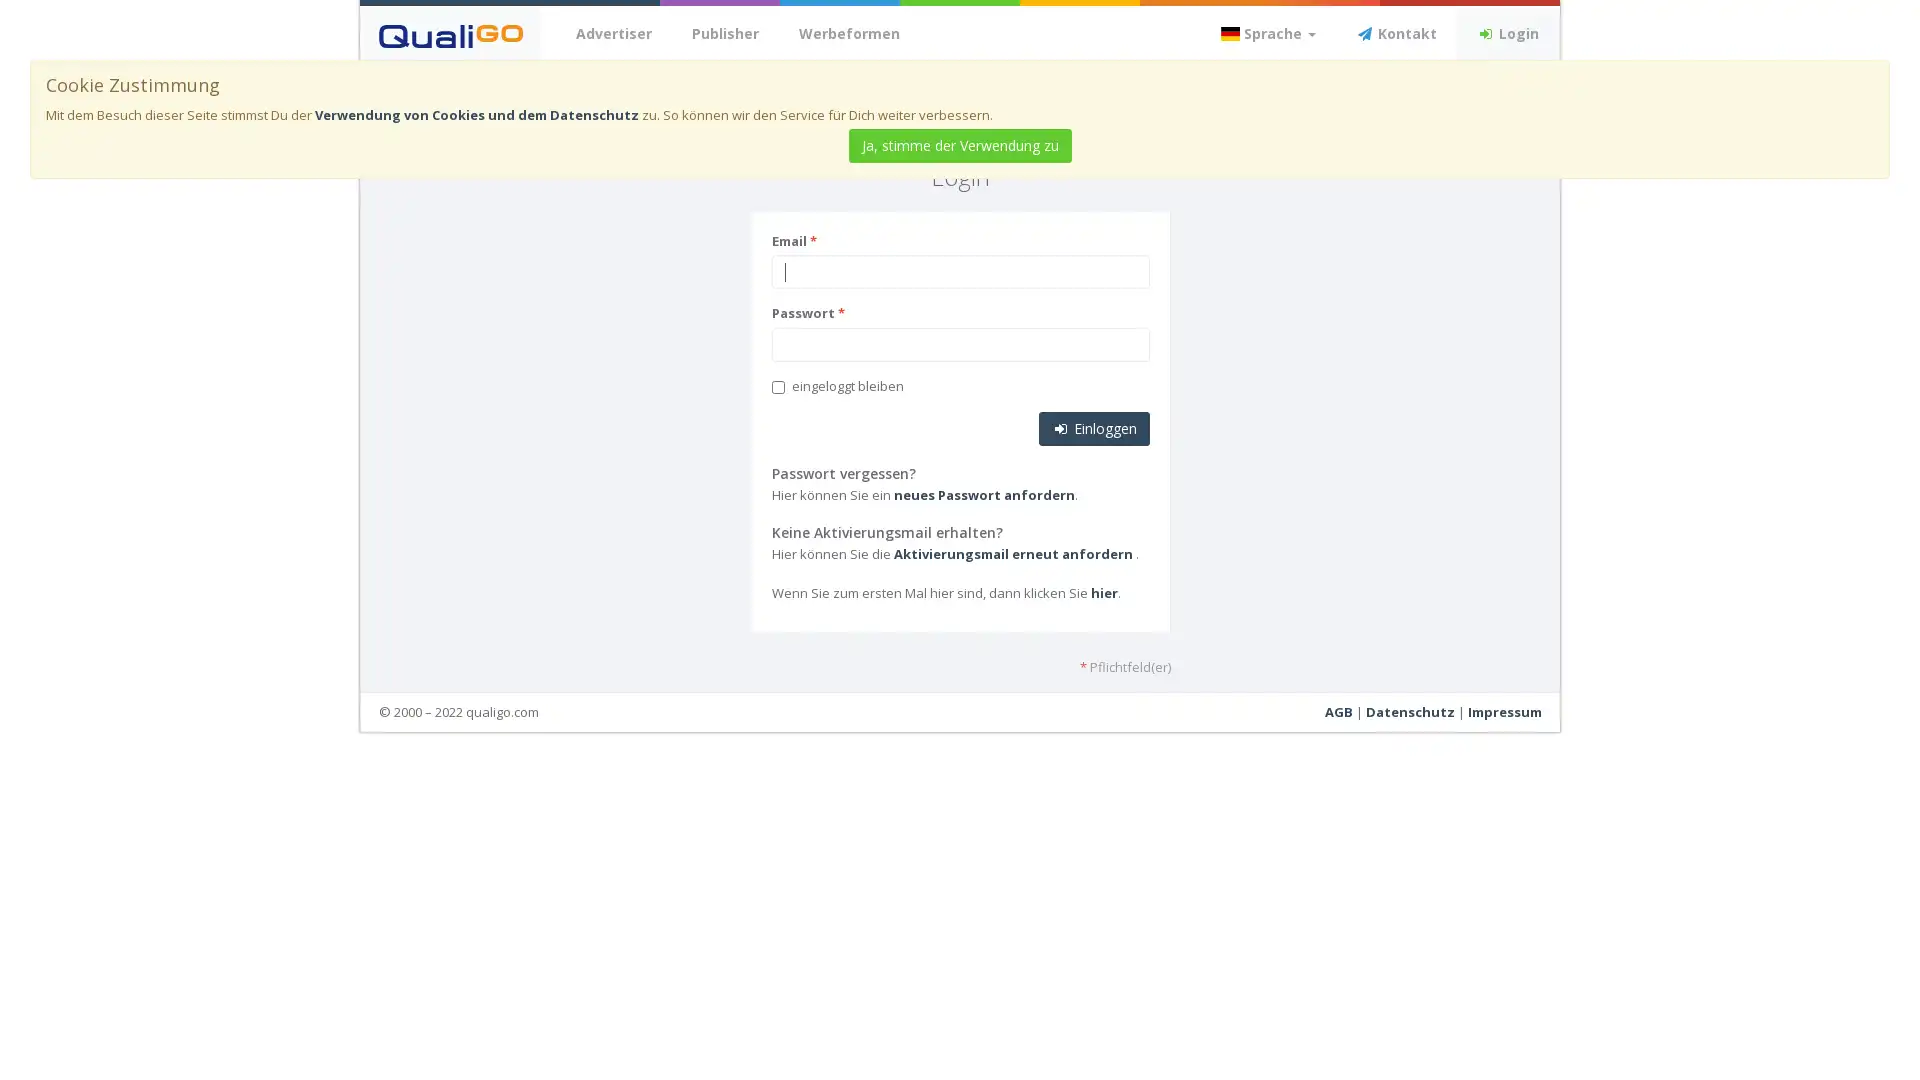  What do you see at coordinates (1092, 427) in the screenshot?
I see `Einloggen` at bounding box center [1092, 427].